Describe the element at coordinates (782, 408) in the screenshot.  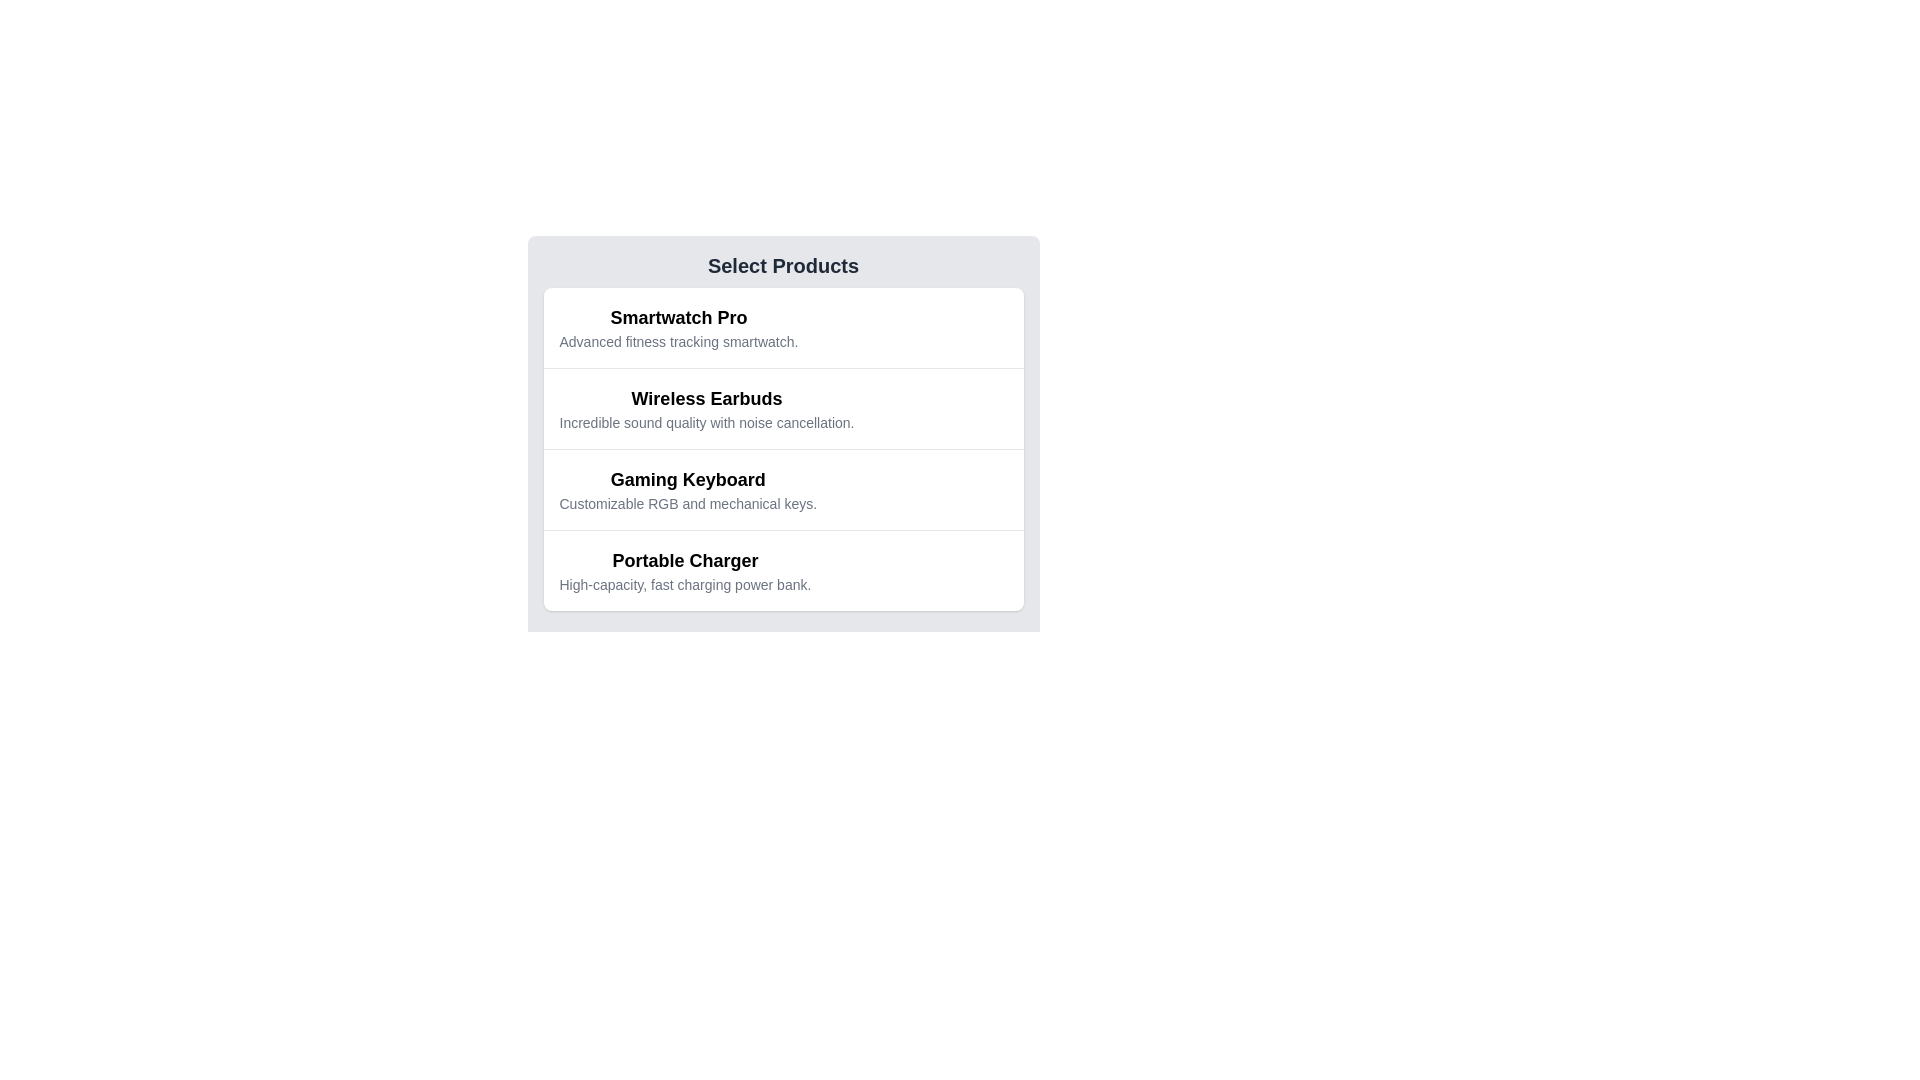
I see `the product list item displaying 'Wireless Earbuds'` at that location.